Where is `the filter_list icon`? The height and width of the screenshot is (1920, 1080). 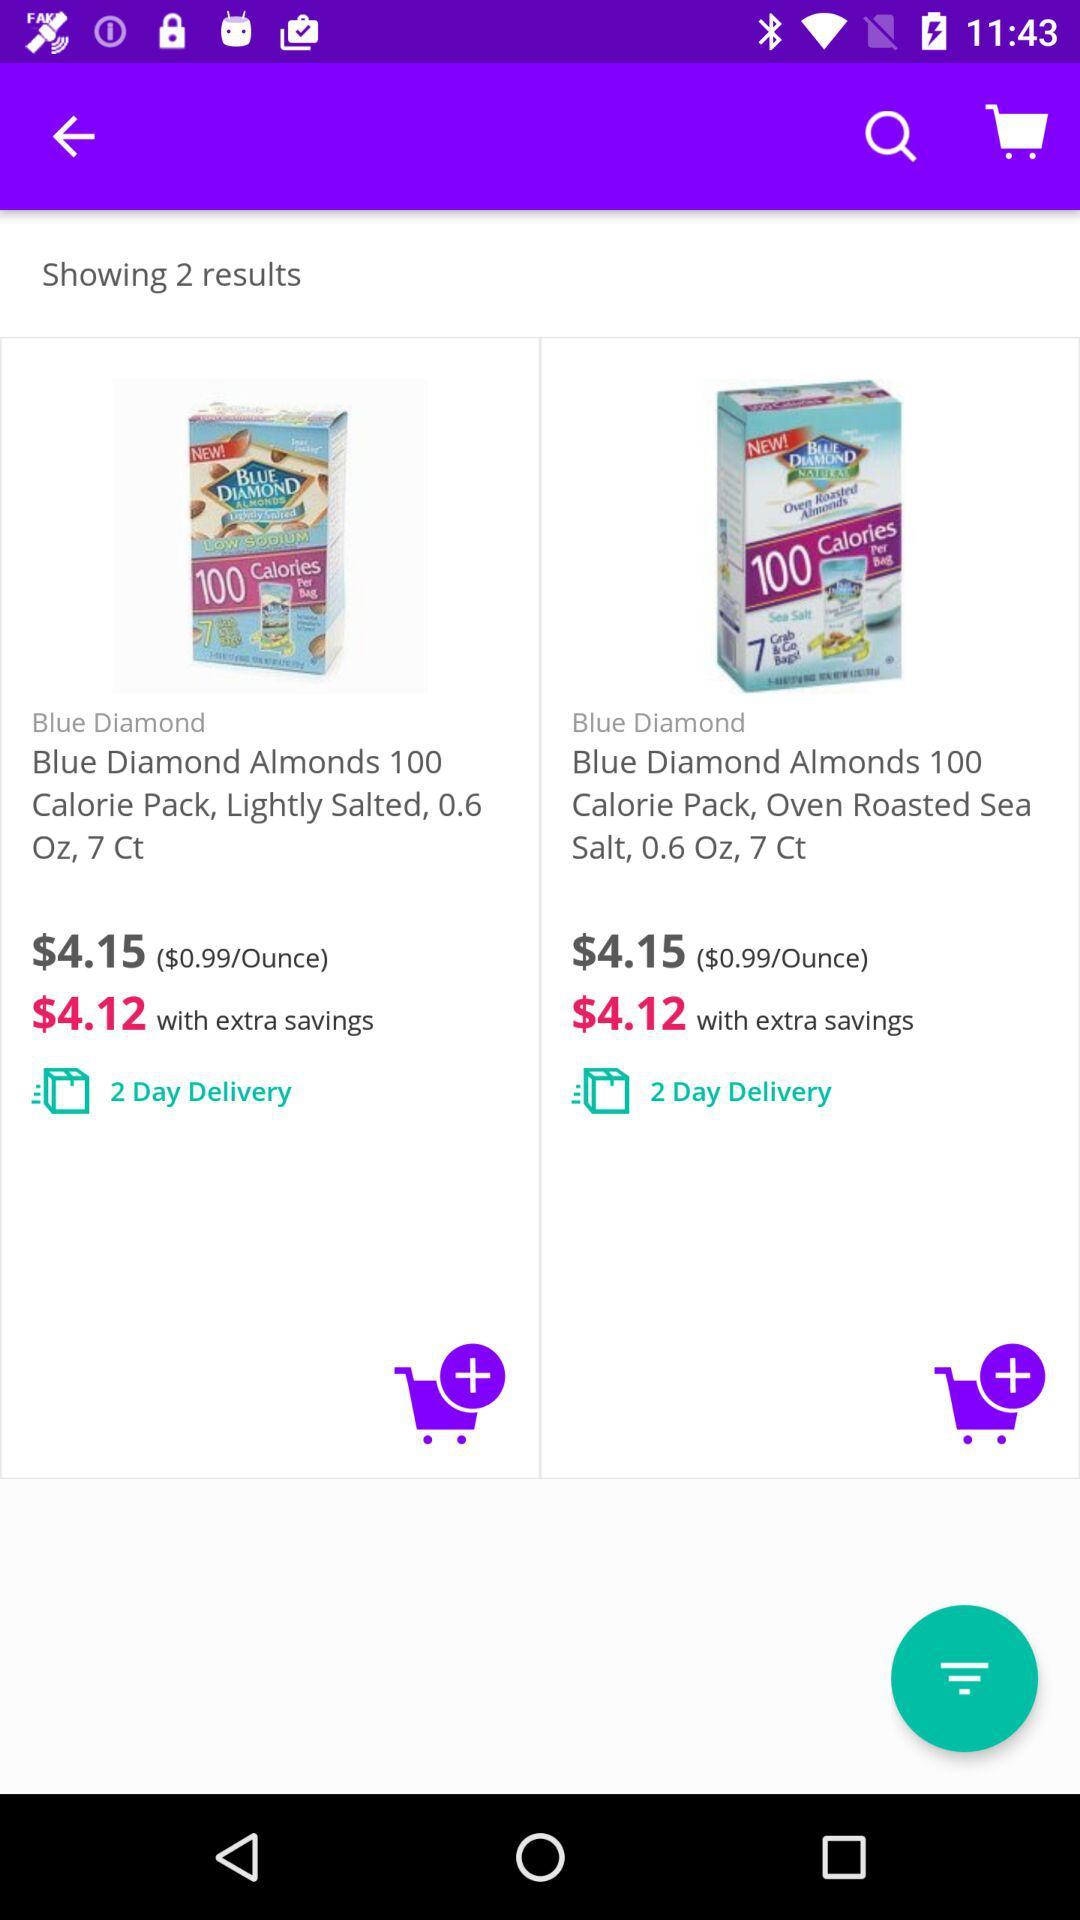 the filter_list icon is located at coordinates (963, 1678).